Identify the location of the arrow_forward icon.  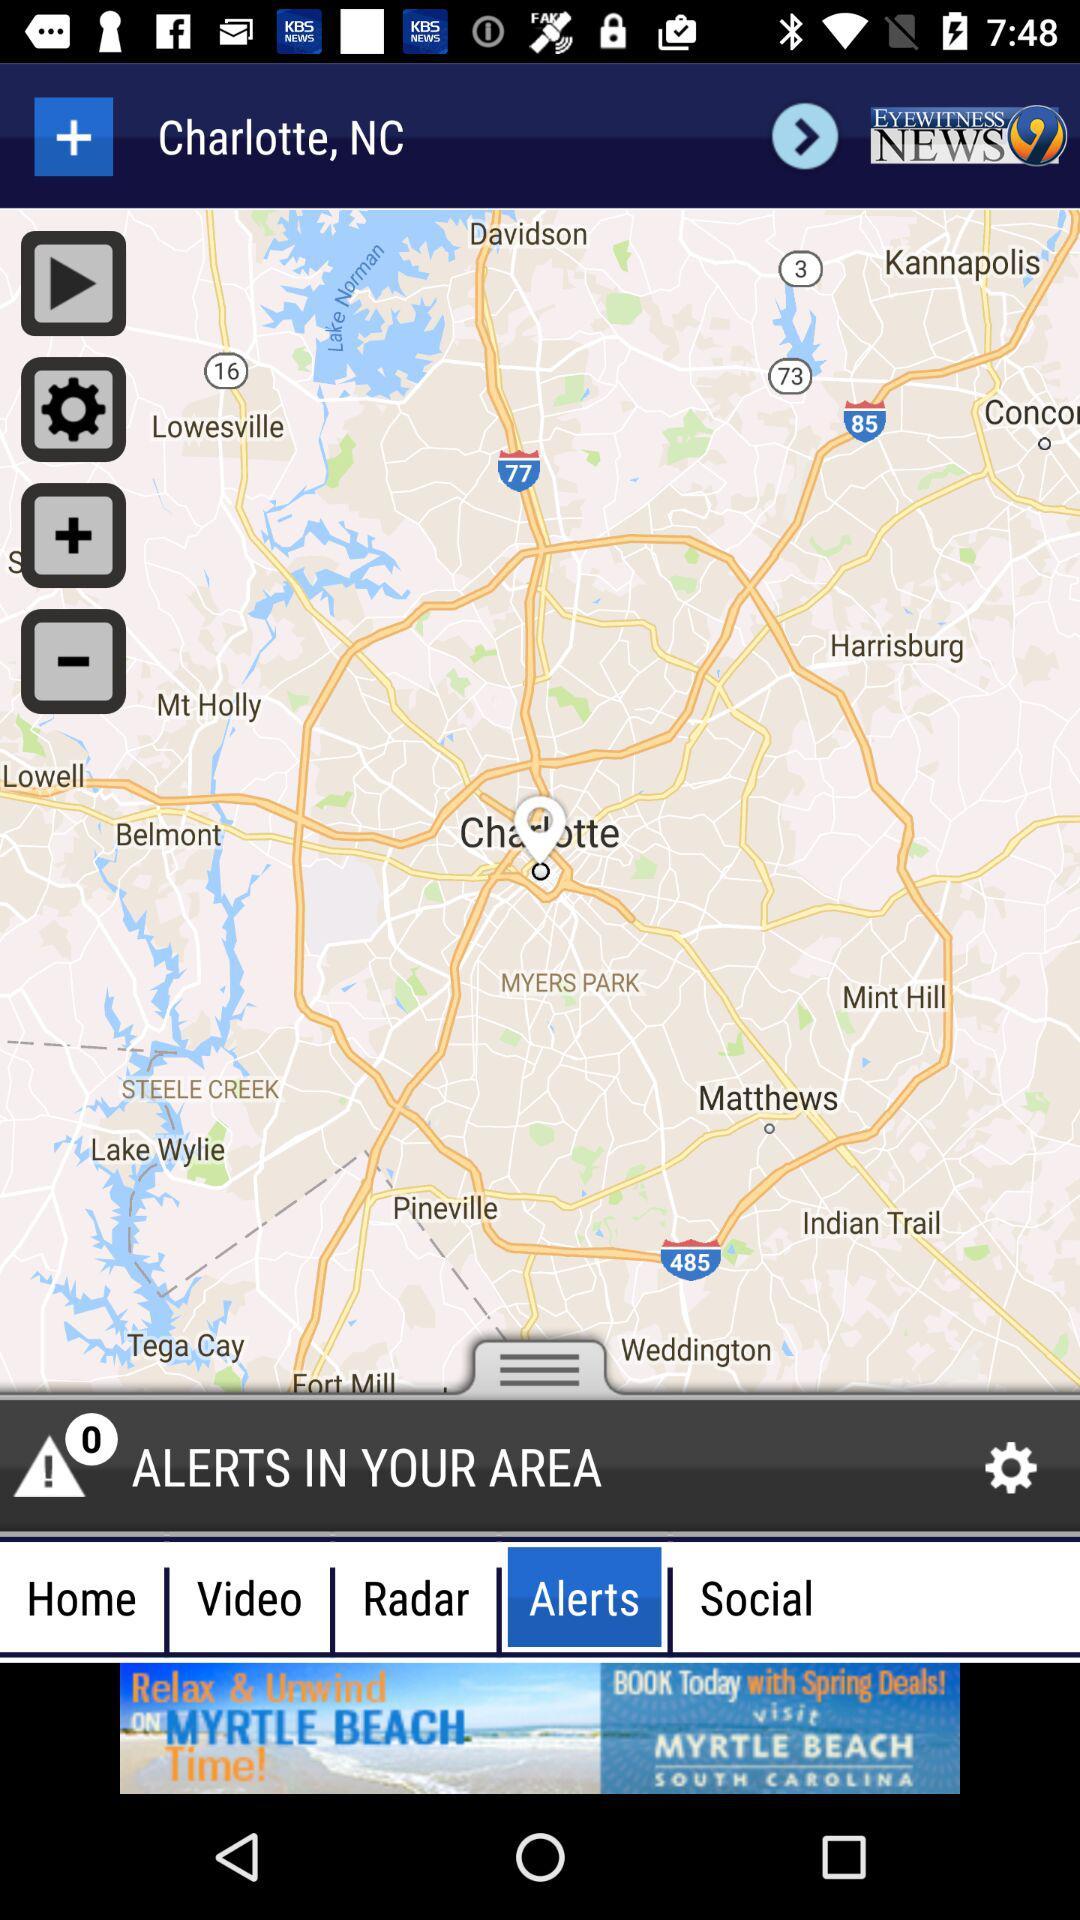
(804, 135).